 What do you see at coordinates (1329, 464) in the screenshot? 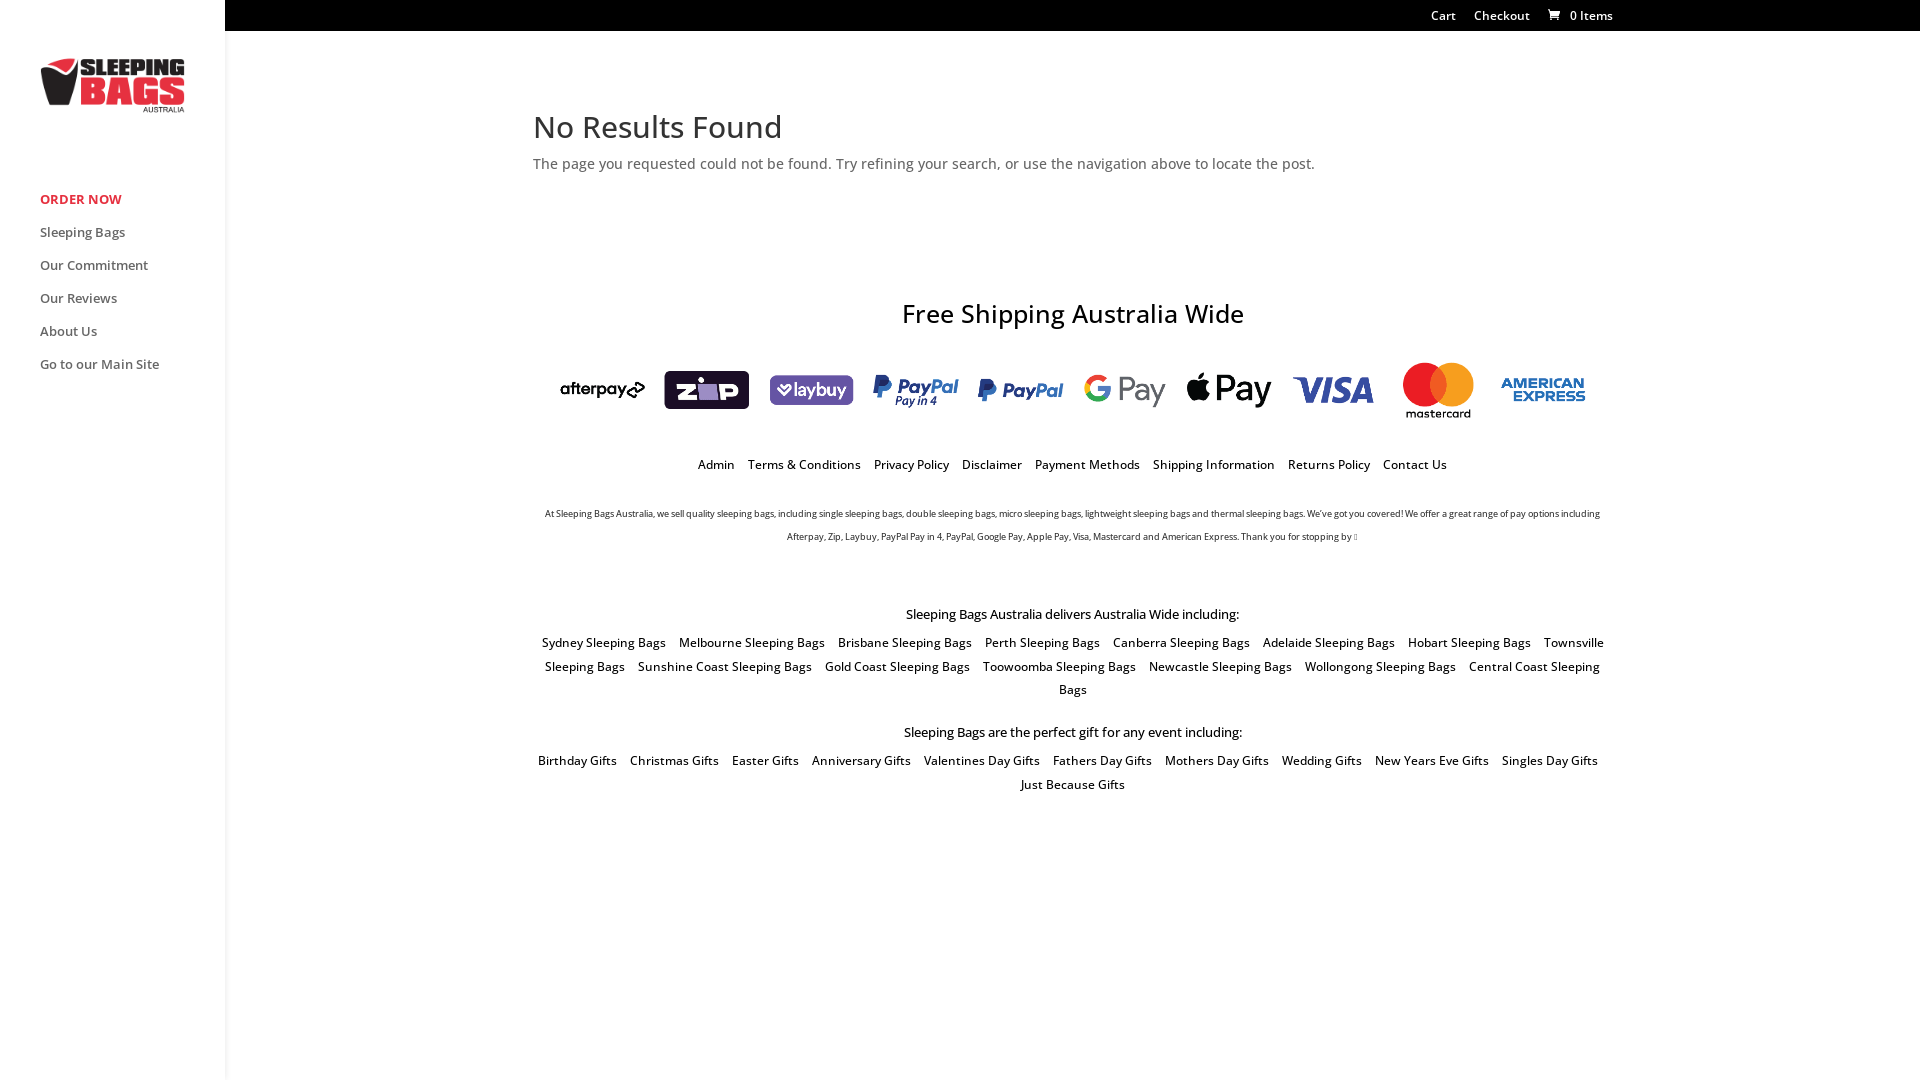
I see `'Returns Policy'` at bounding box center [1329, 464].